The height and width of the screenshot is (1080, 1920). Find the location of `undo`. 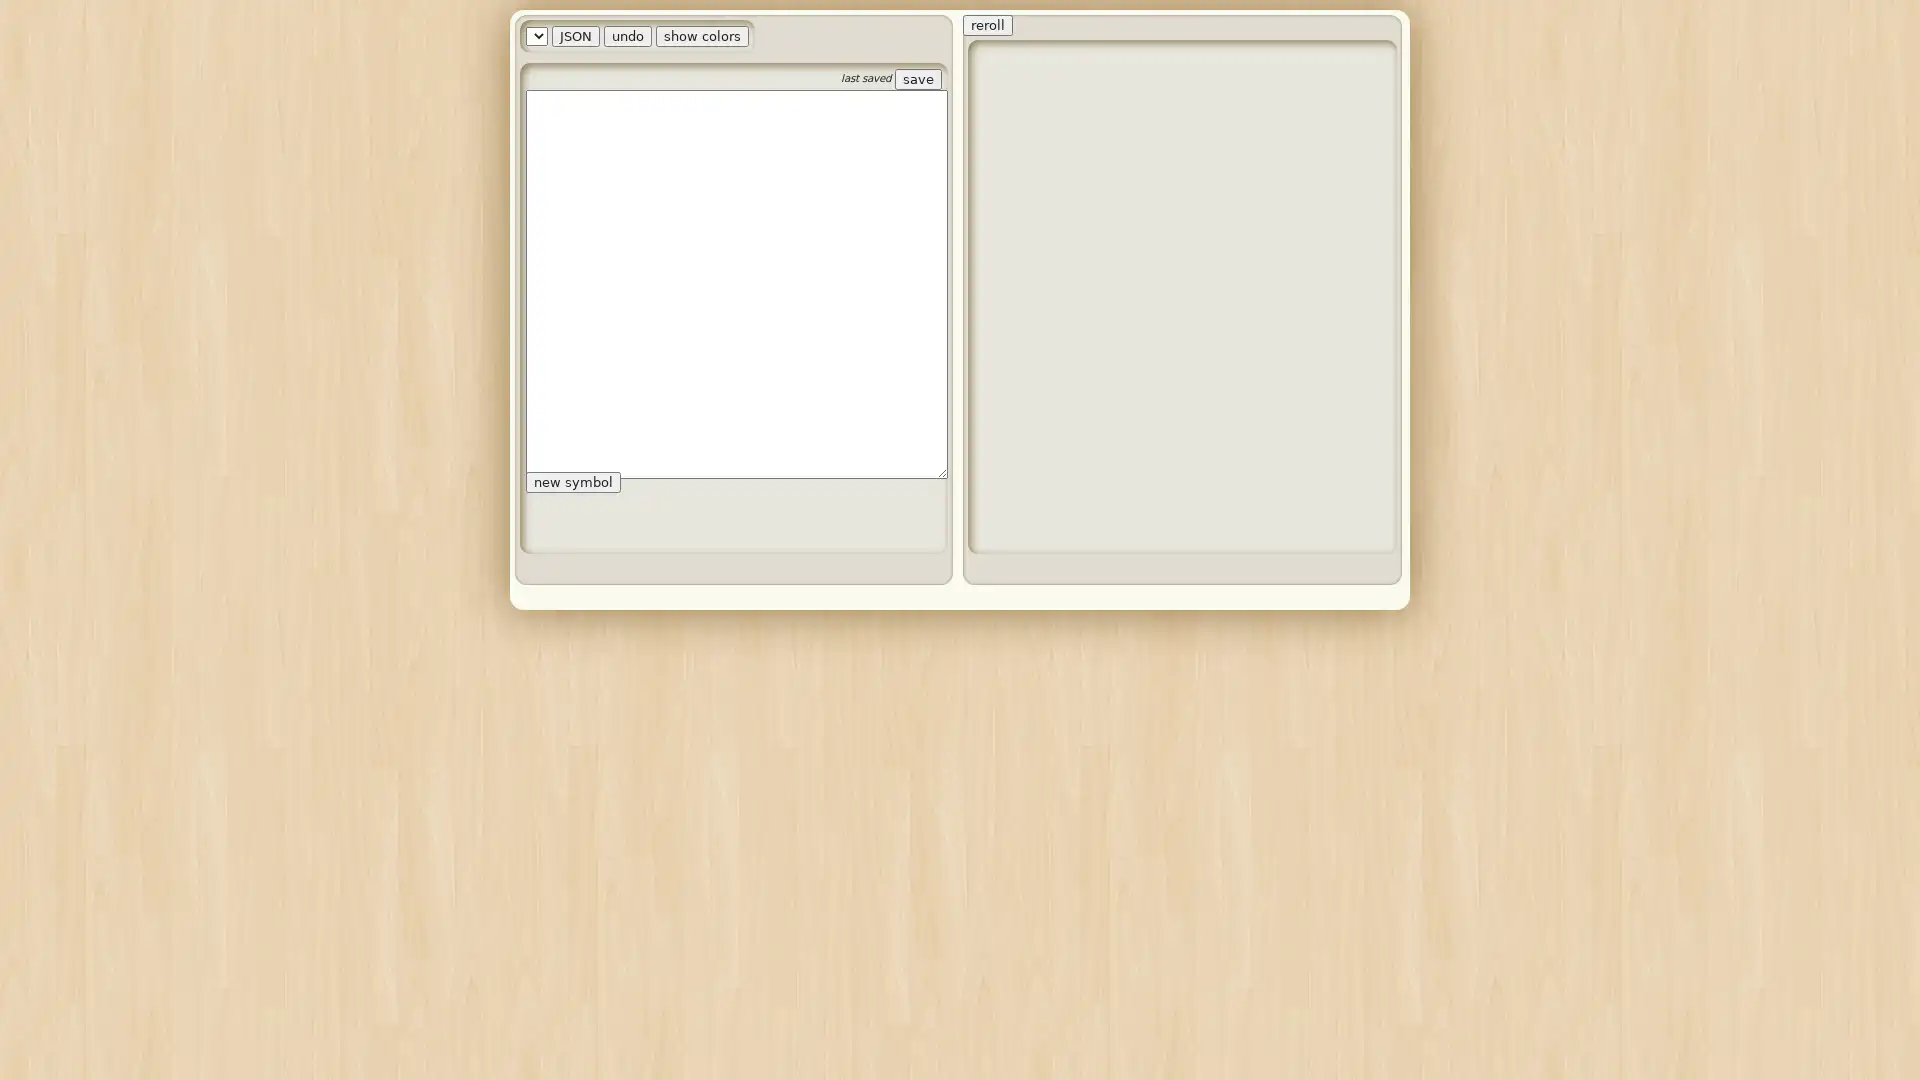

undo is located at coordinates (720, 36).